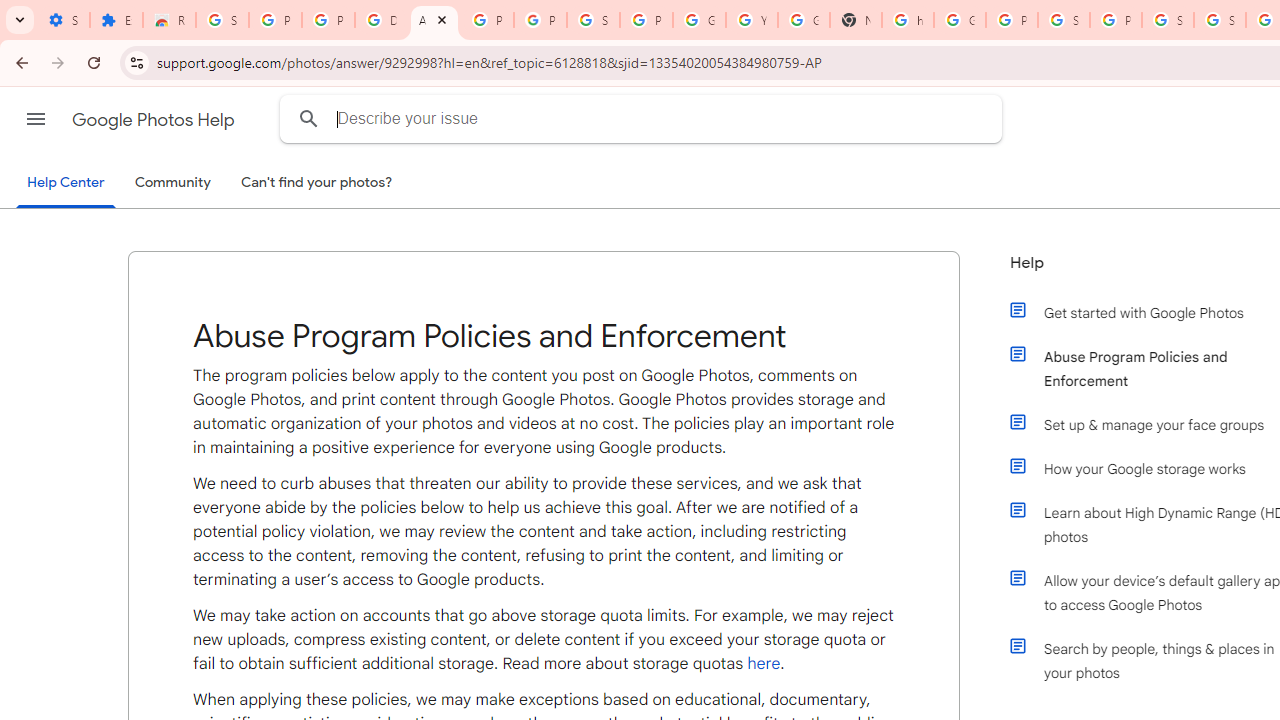 The width and height of the screenshot is (1280, 720). What do you see at coordinates (763, 663) in the screenshot?
I see `'here'` at bounding box center [763, 663].